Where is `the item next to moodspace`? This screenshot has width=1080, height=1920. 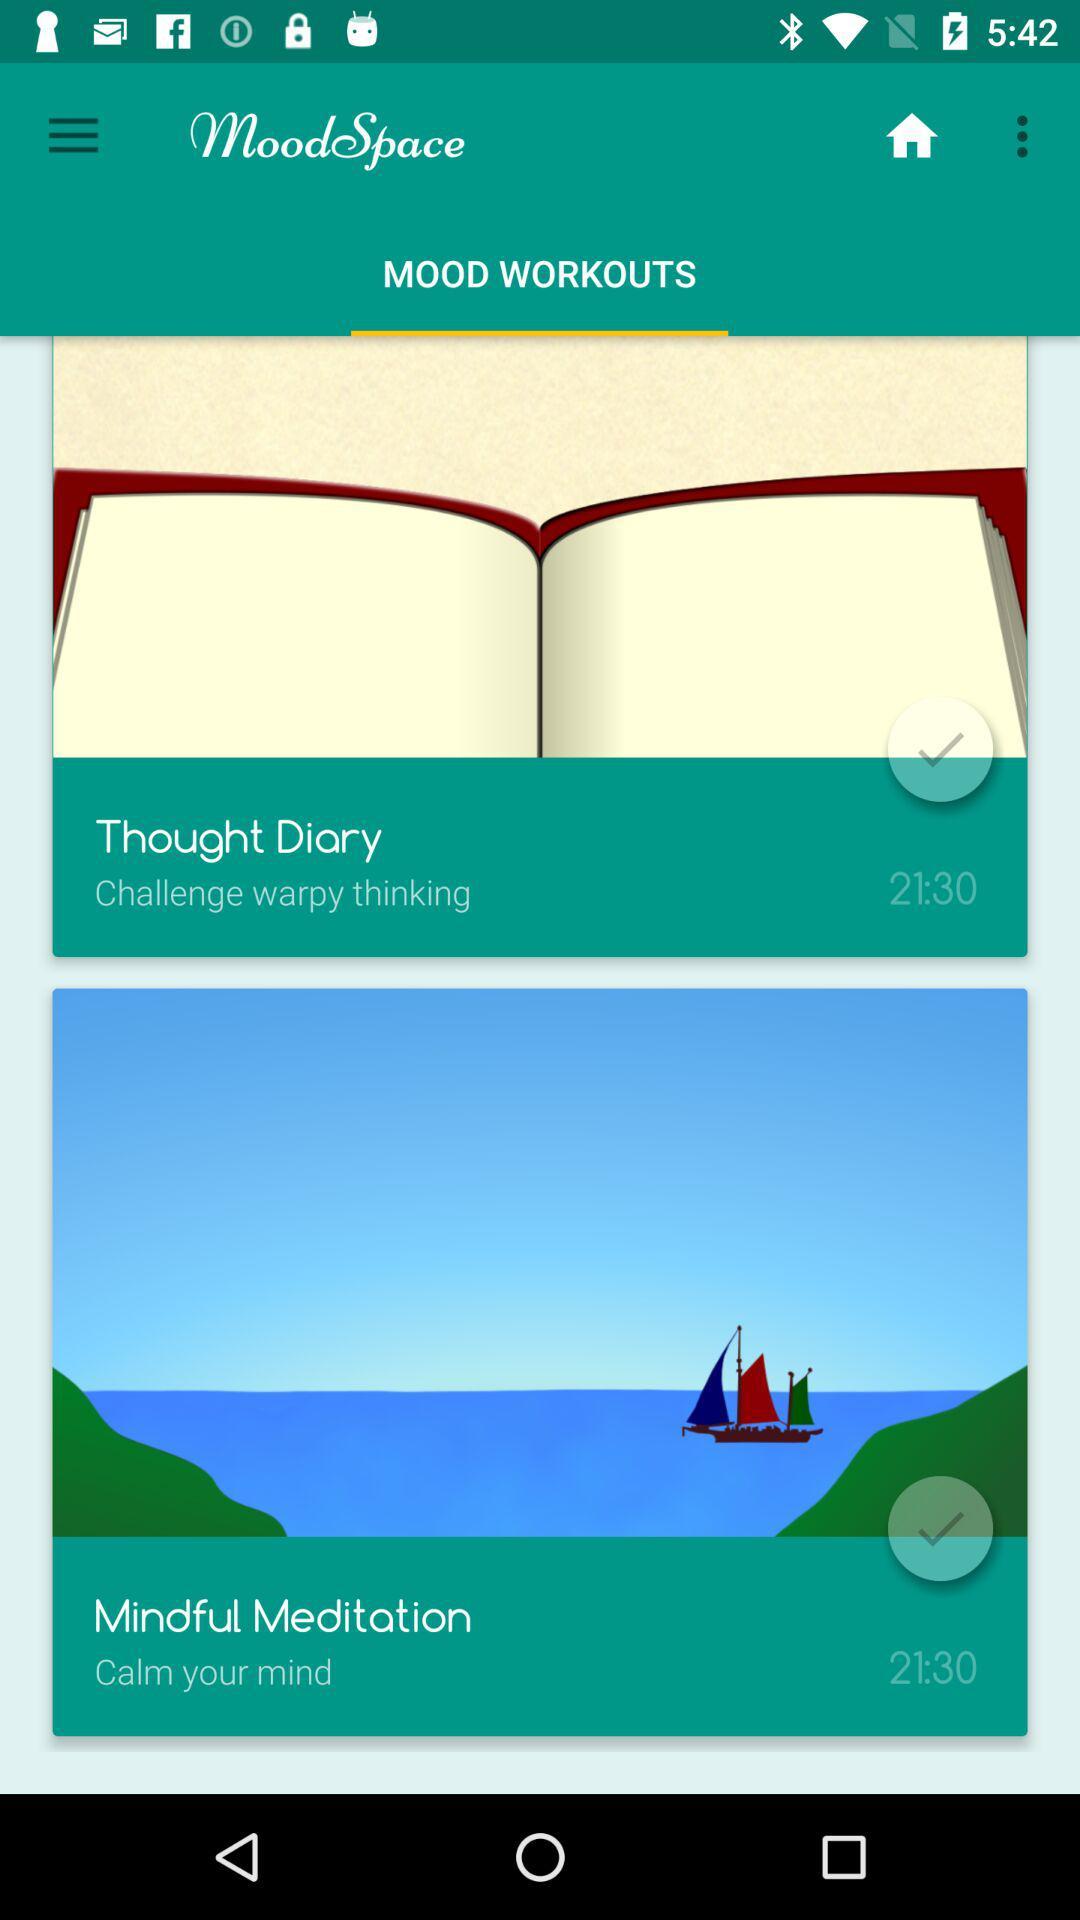
the item next to moodspace is located at coordinates (911, 135).